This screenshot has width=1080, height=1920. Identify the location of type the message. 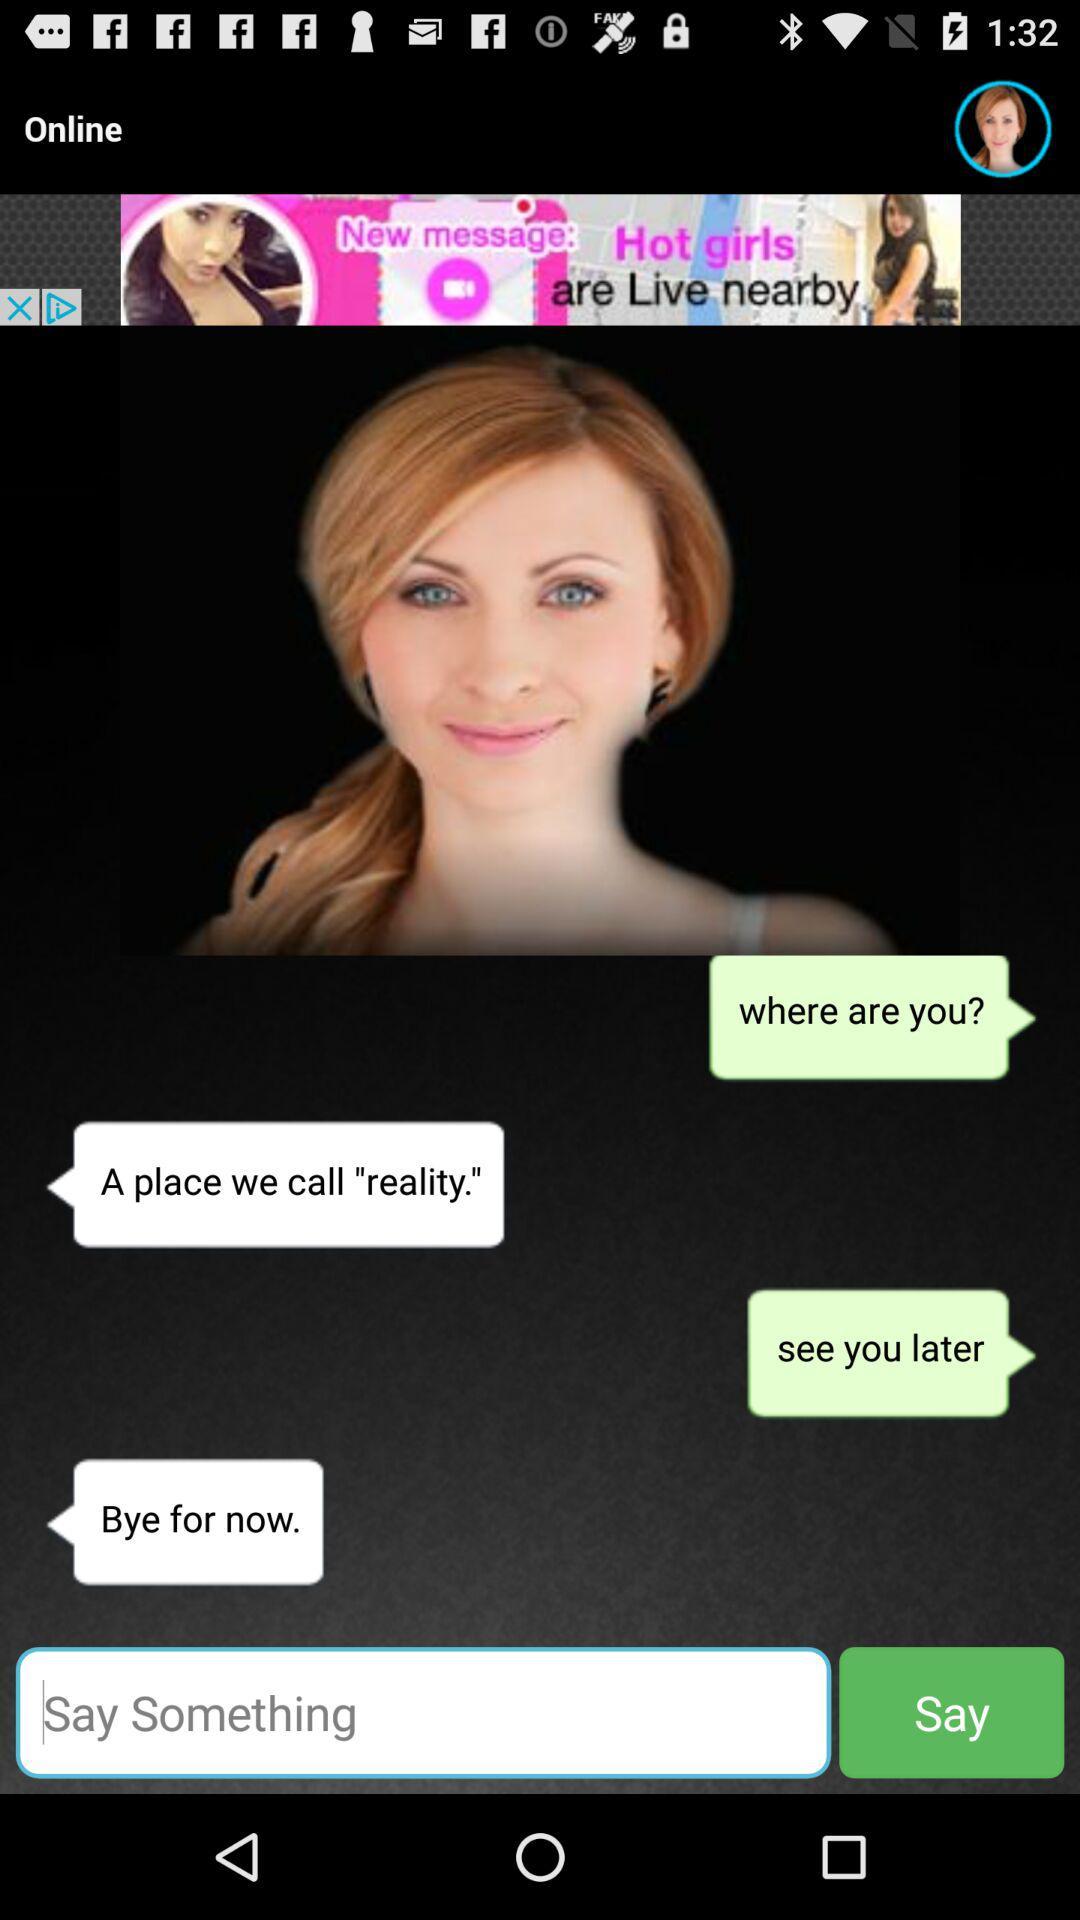
(422, 1711).